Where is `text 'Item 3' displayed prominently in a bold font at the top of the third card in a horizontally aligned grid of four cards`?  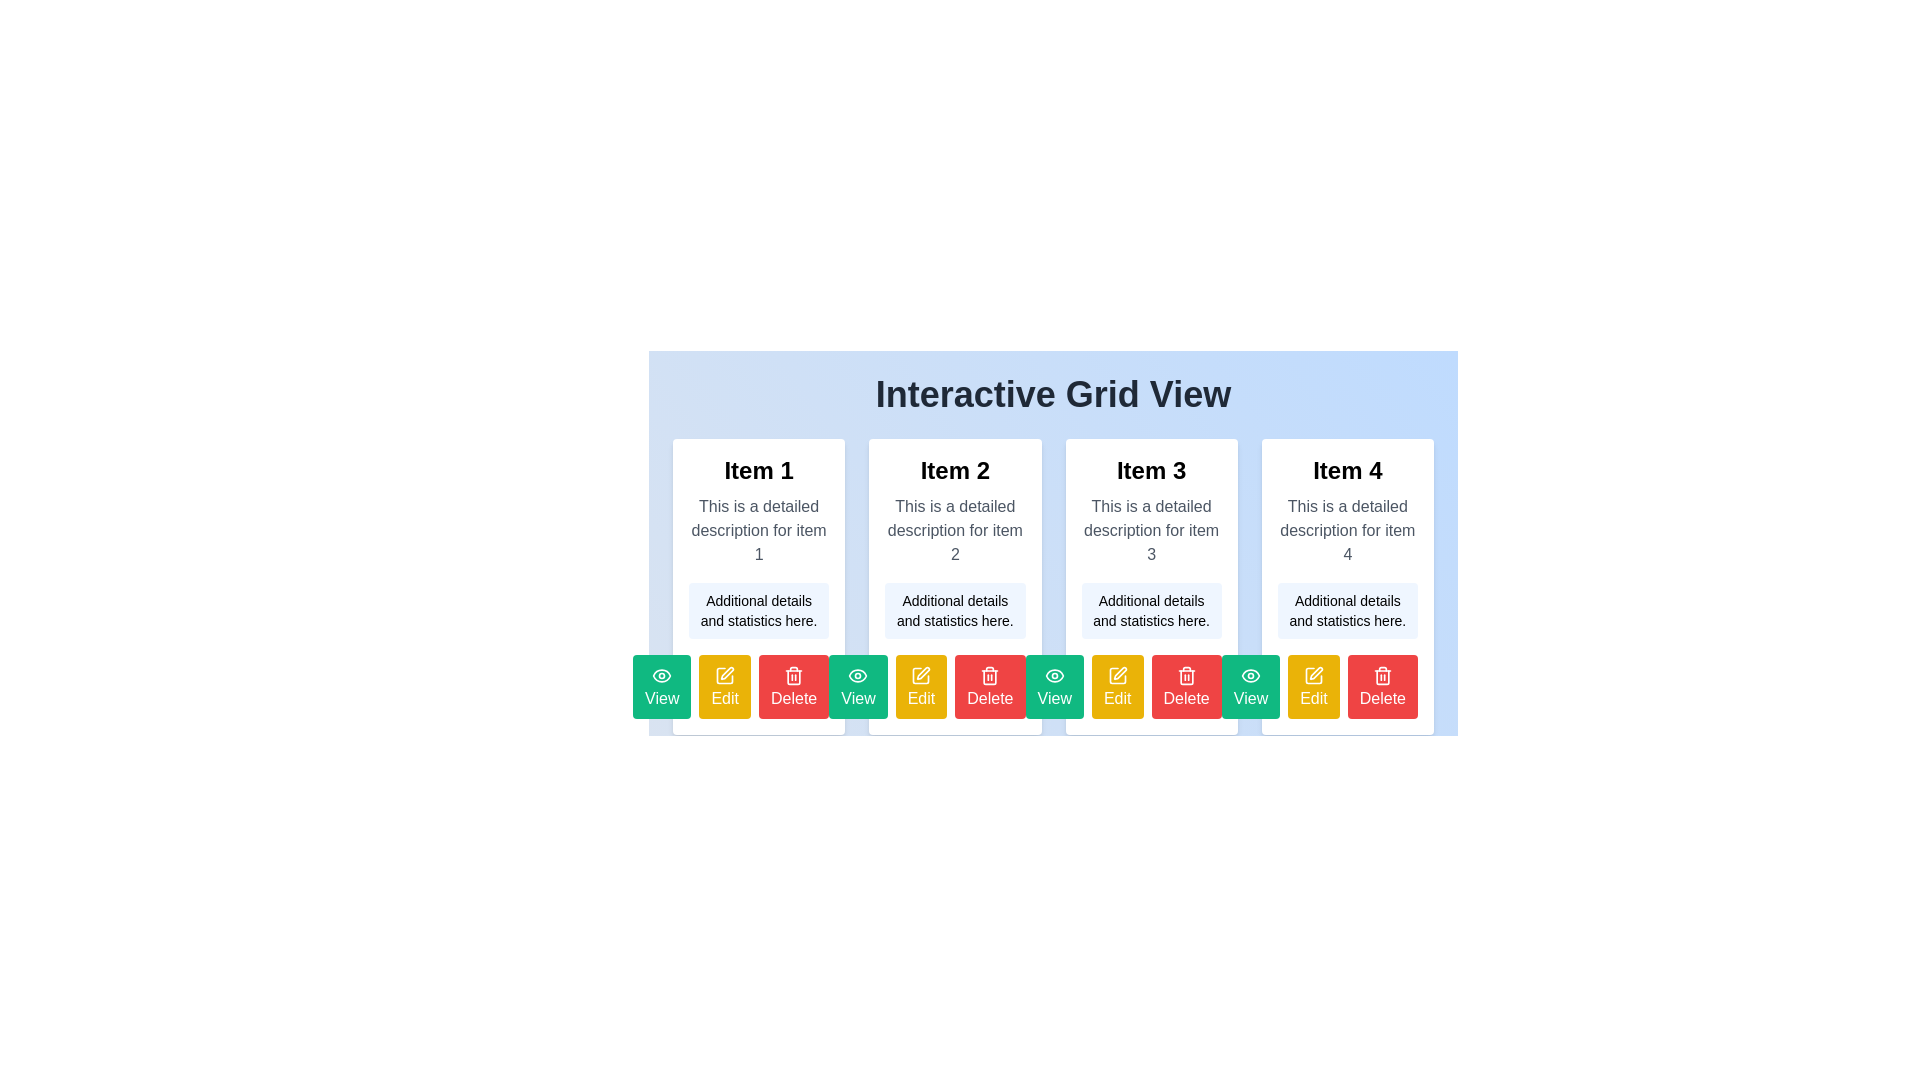 text 'Item 3' displayed prominently in a bold font at the top of the third card in a horizontally aligned grid of four cards is located at coordinates (1151, 470).